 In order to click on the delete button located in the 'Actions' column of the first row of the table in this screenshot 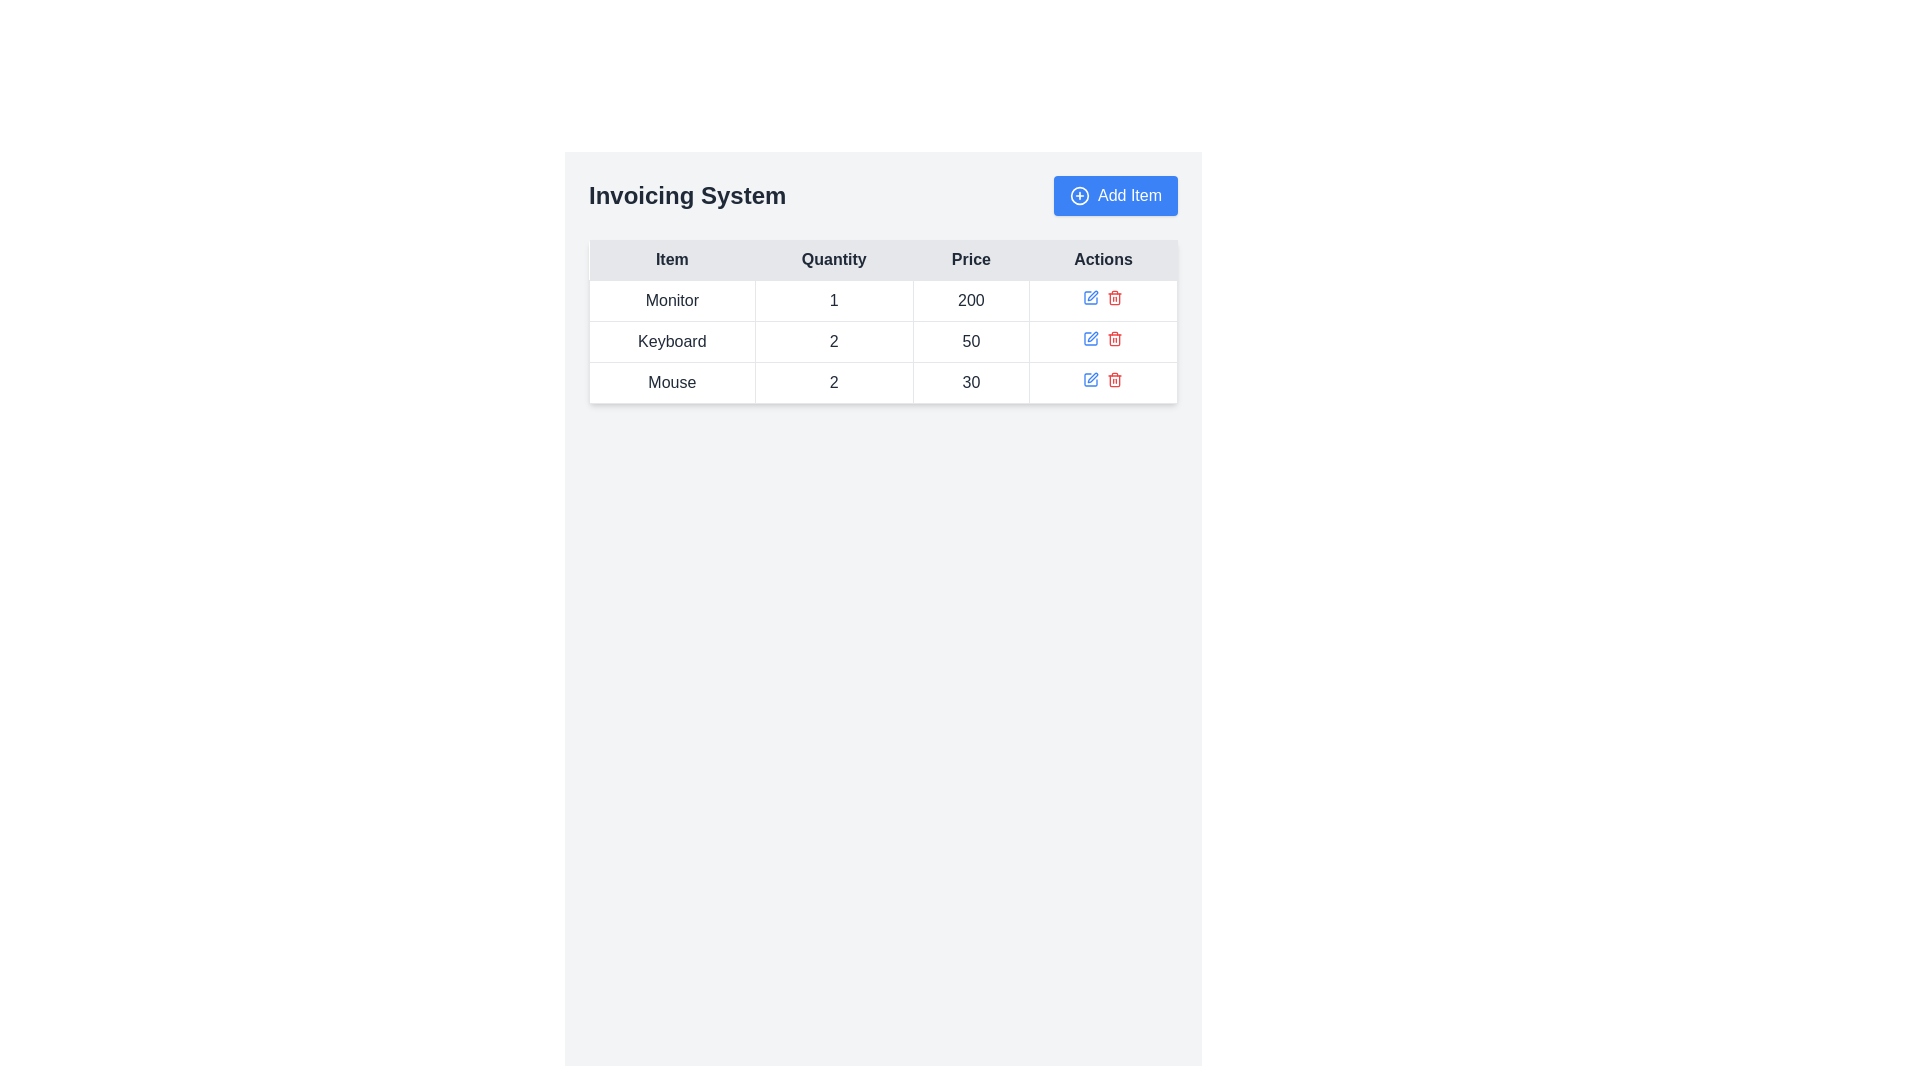, I will do `click(1114, 297)`.